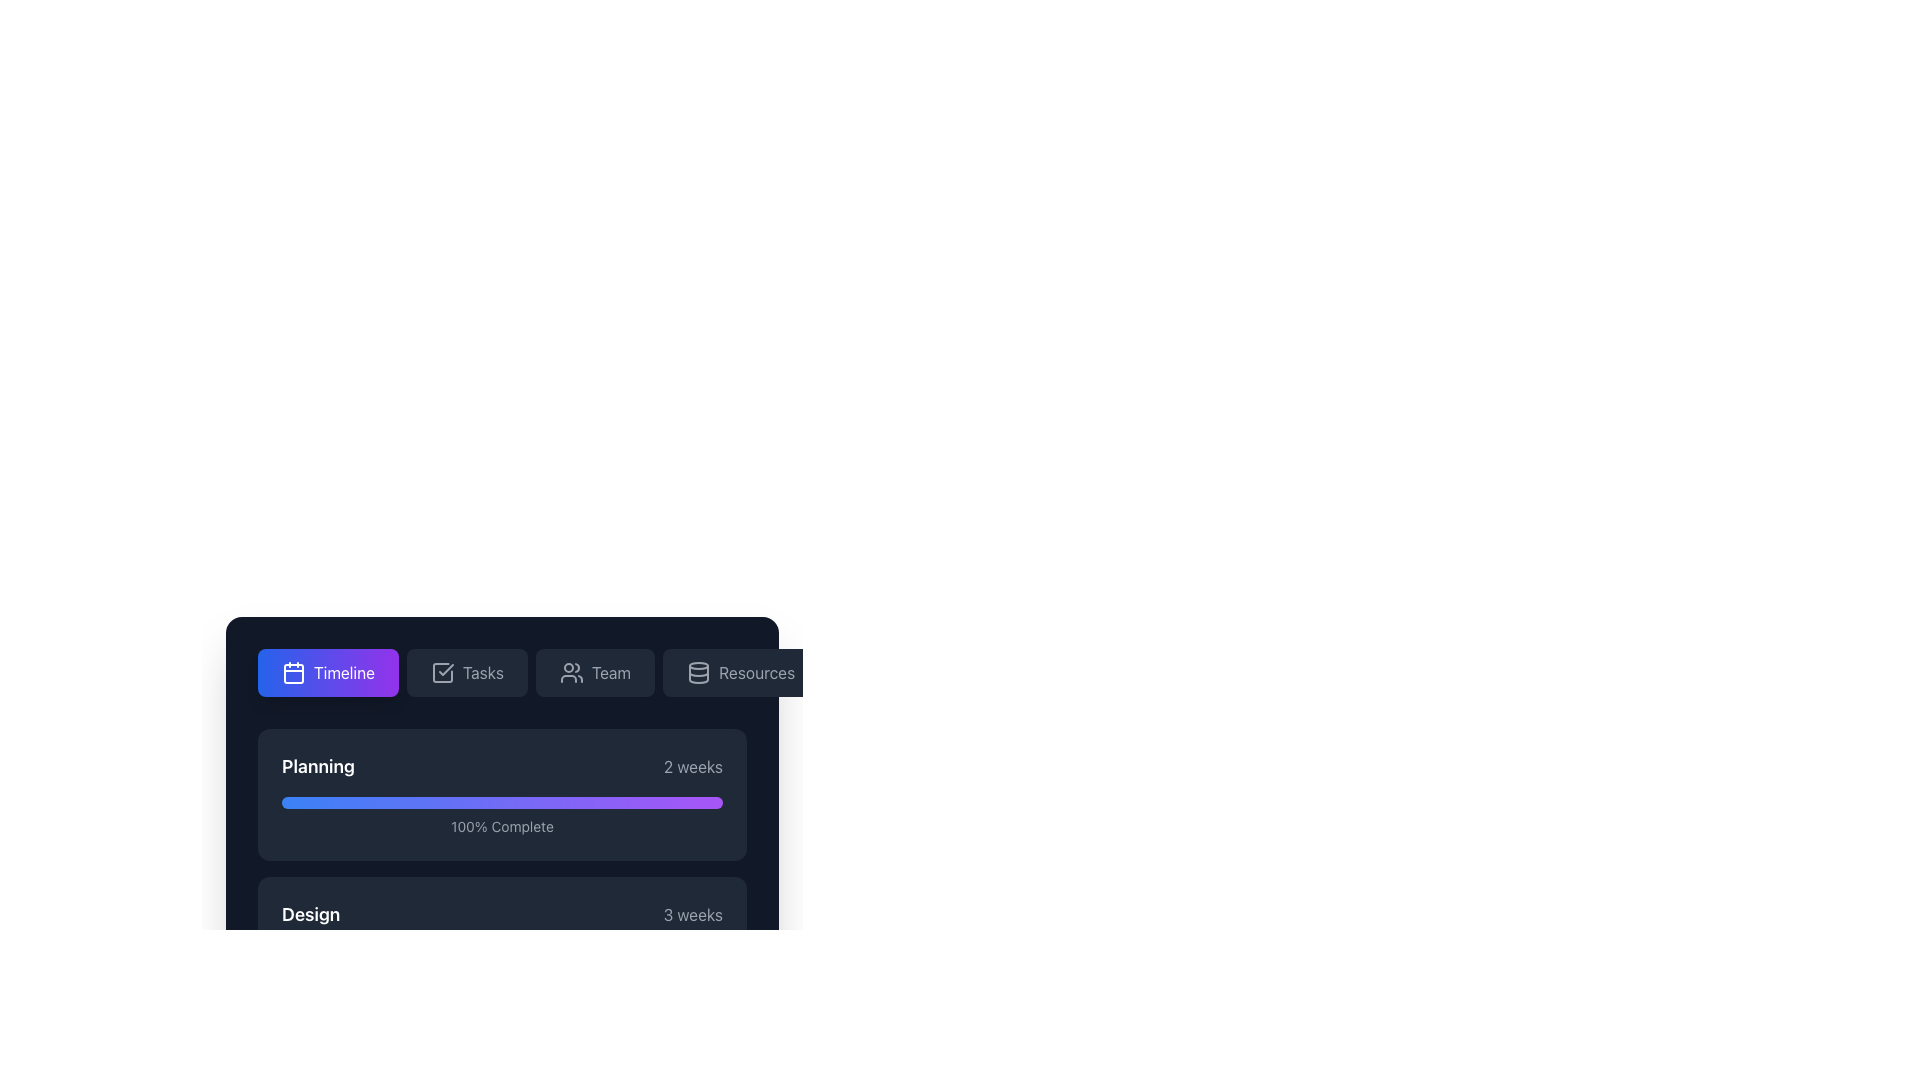 Image resolution: width=1920 pixels, height=1080 pixels. I want to click on the 'Resources' text label in the menu, so click(756, 672).